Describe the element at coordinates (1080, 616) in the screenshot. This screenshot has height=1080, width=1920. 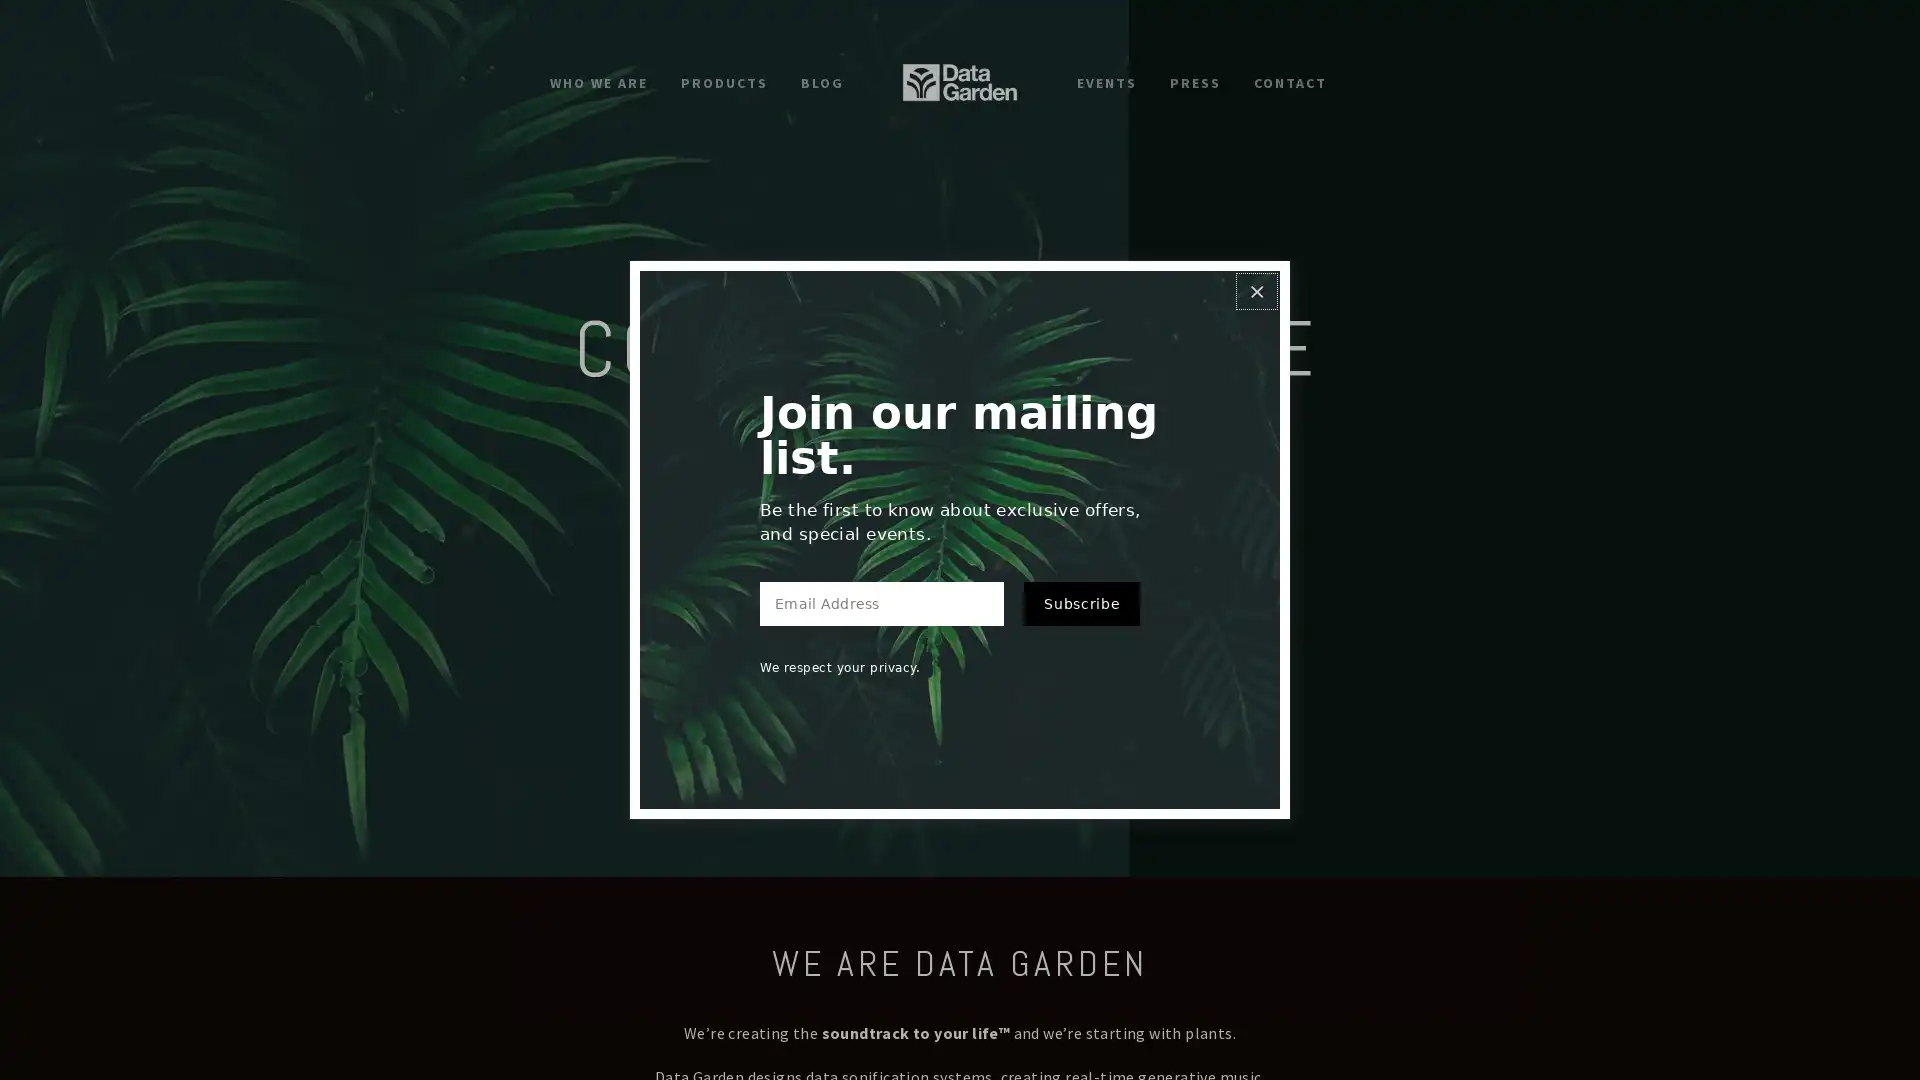
I see `Subscribe` at that location.